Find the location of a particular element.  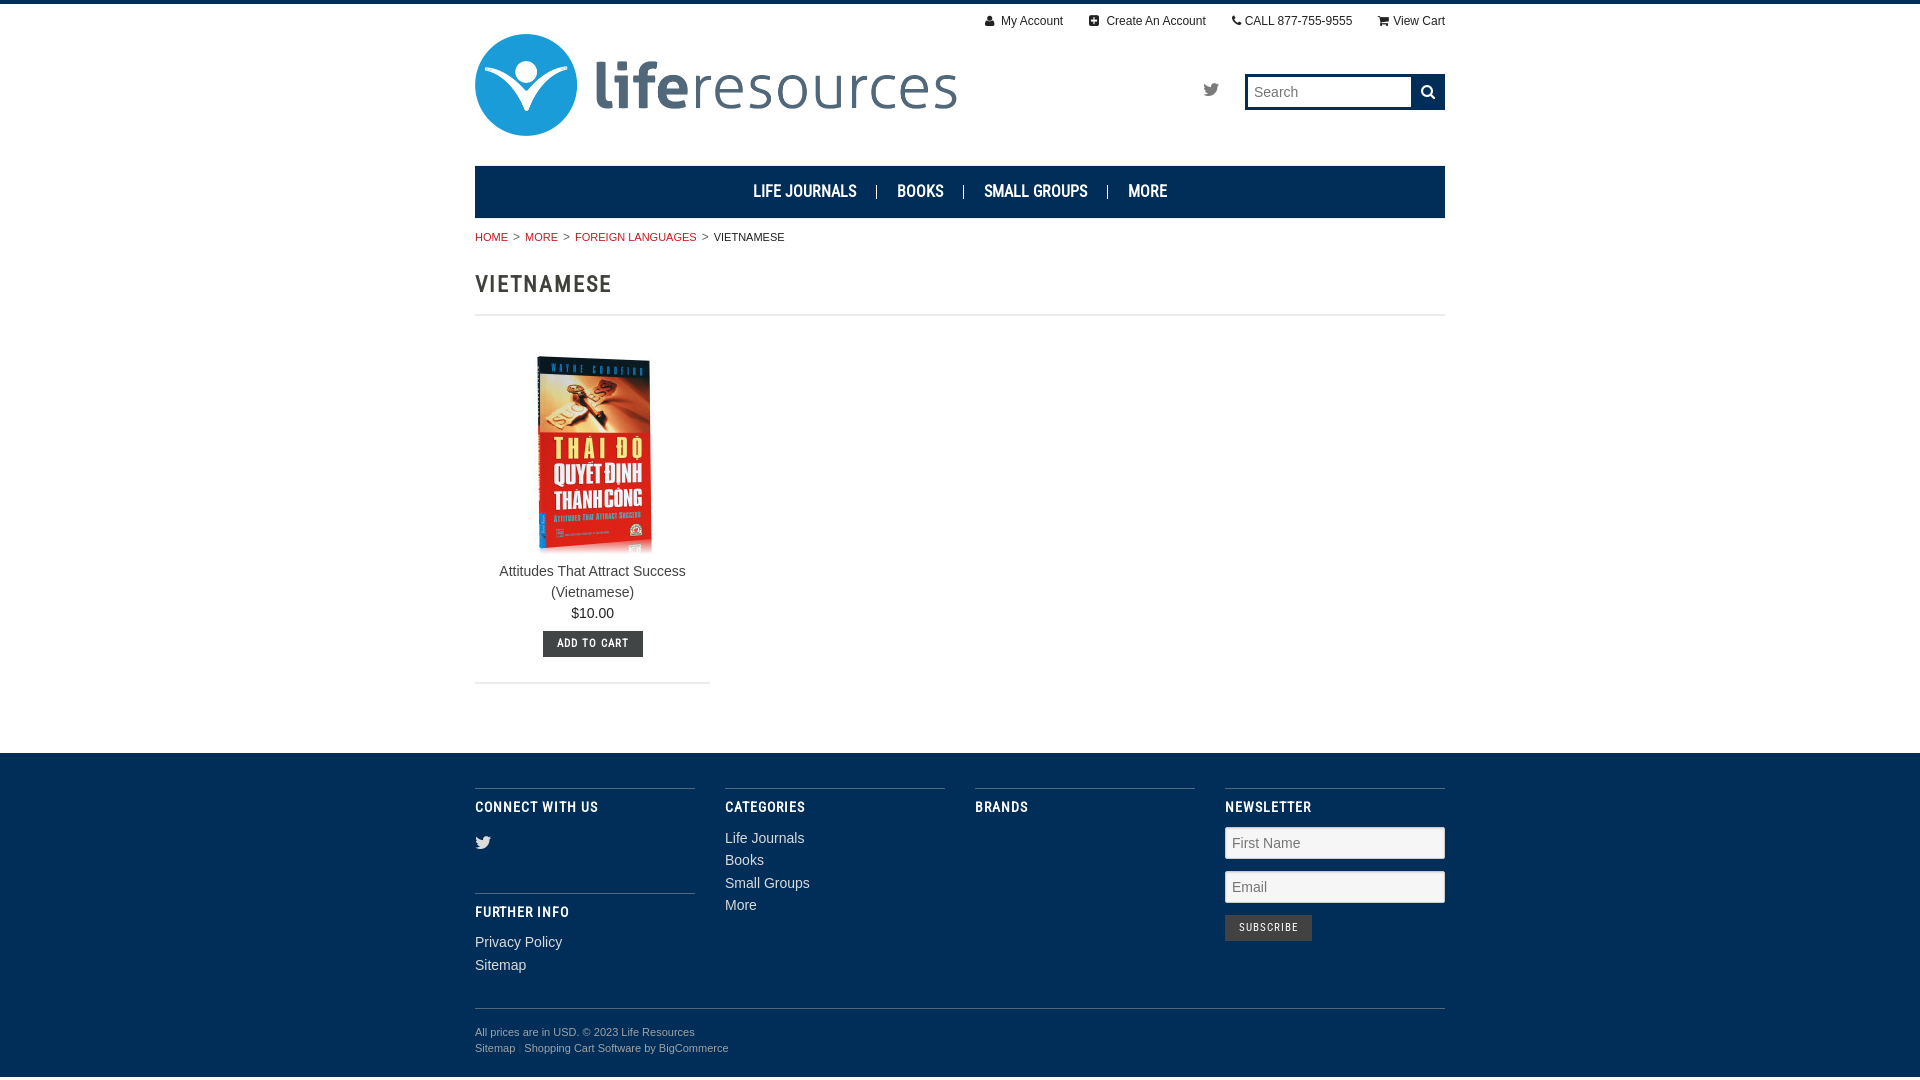

'Attitudes That Attract Success (Vietnamese)' is located at coordinates (591, 581).